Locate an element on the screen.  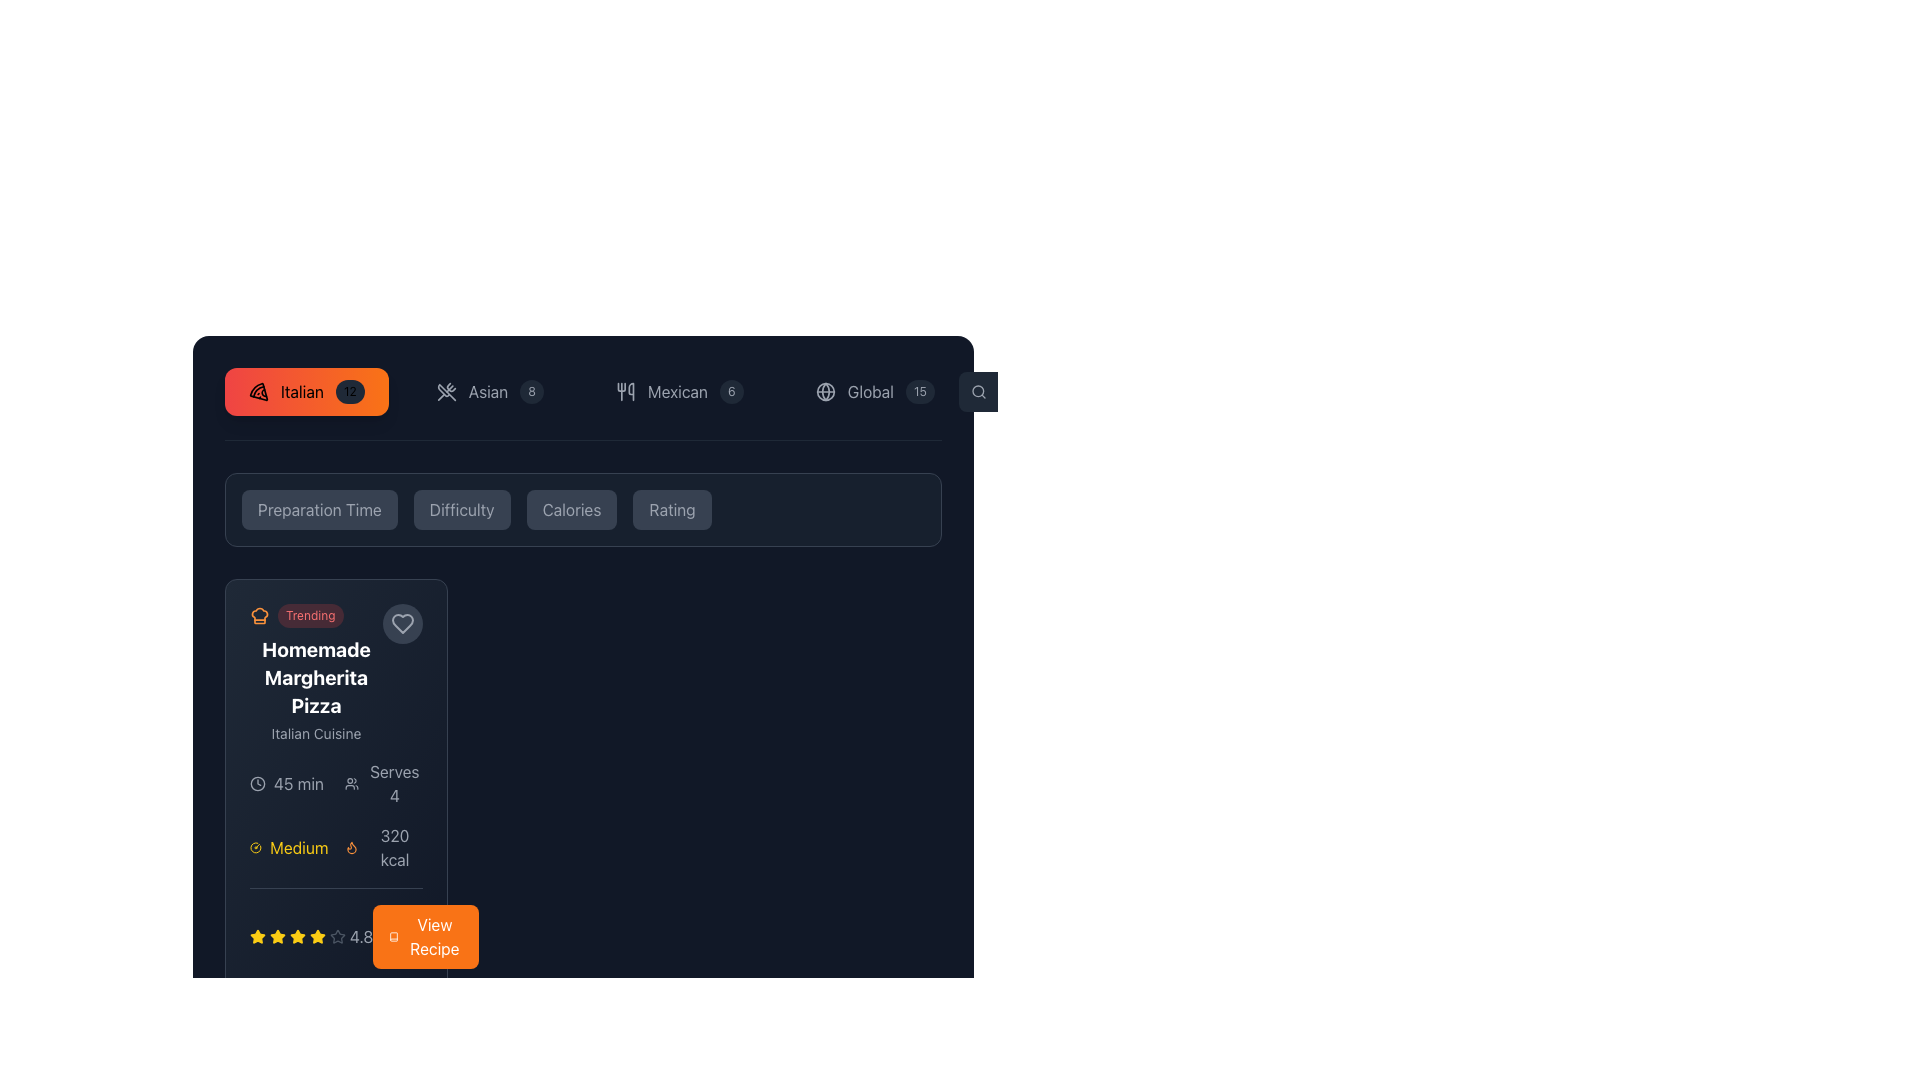
text from the element containing the heading 'Homemade Margherita Pizza' and subtitle 'Italian Cuisine', which is located centered within the first card of recipe items is located at coordinates (336, 674).